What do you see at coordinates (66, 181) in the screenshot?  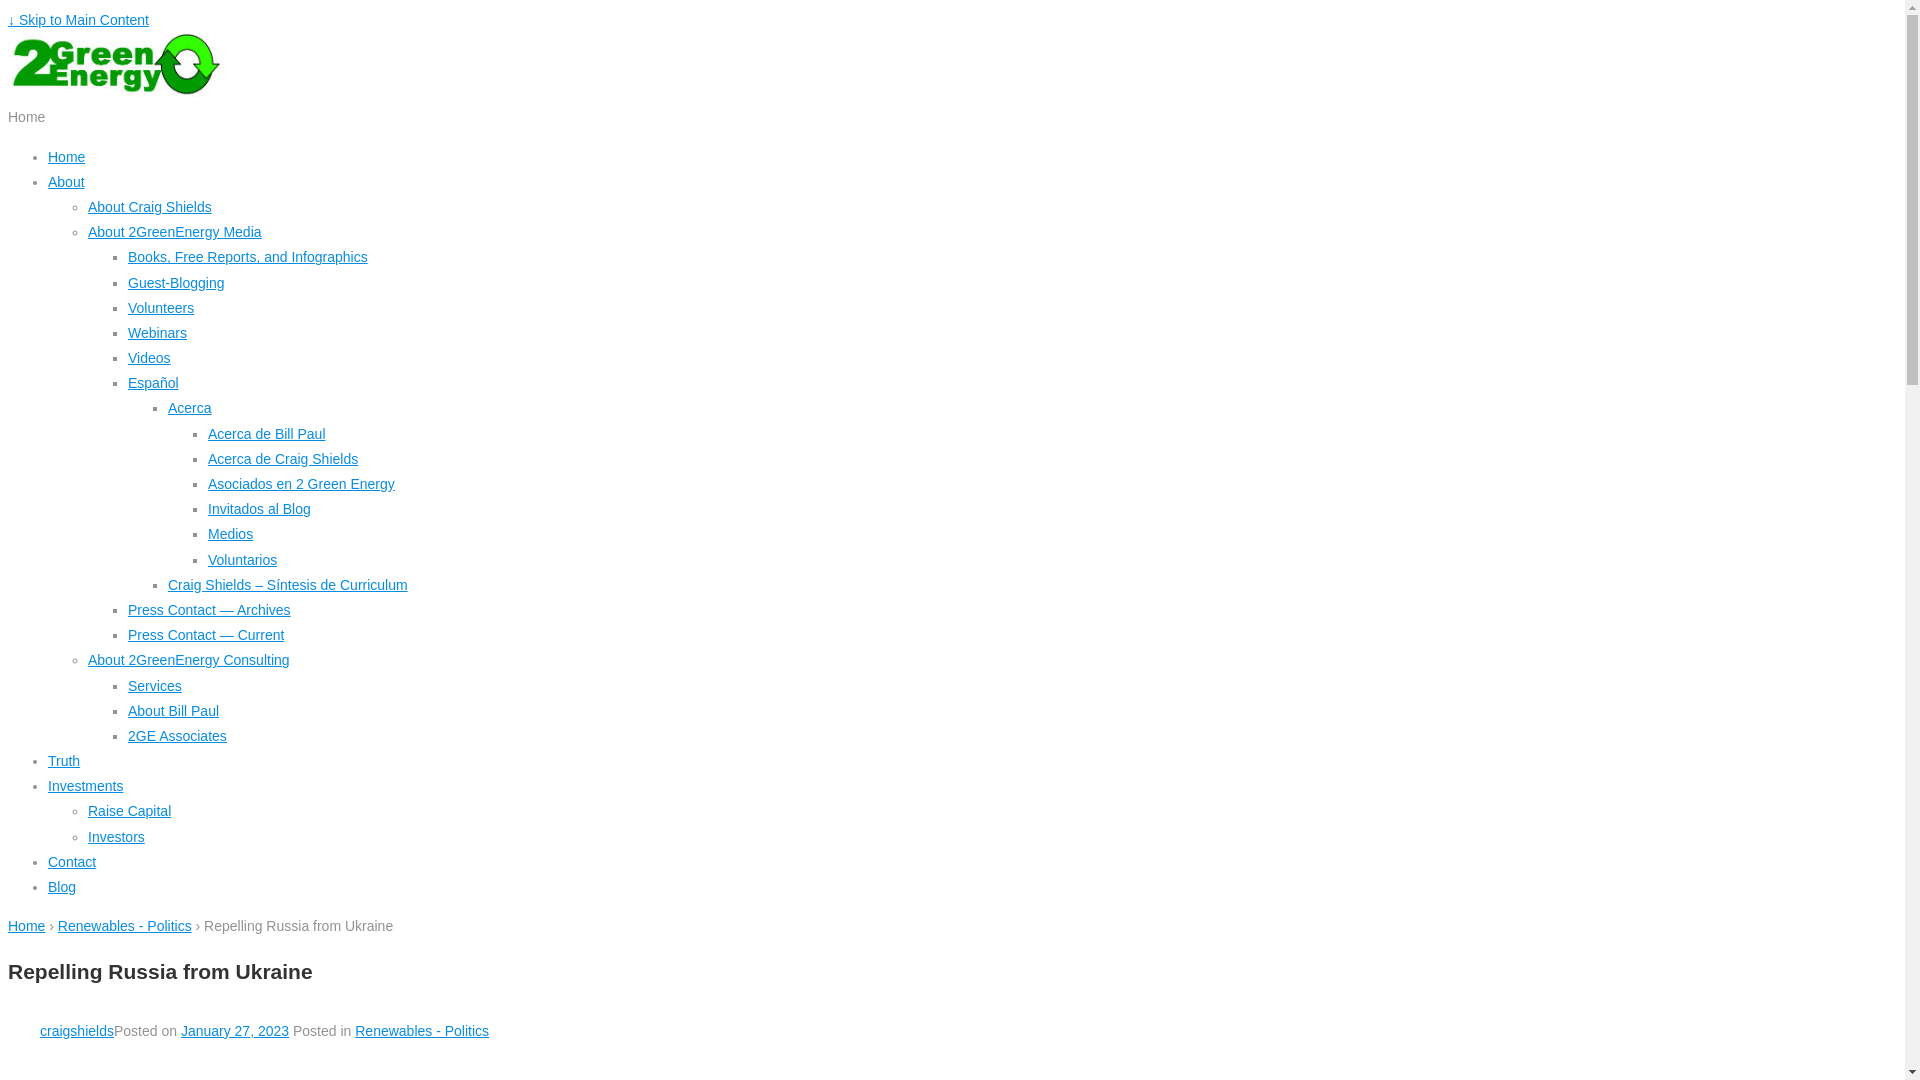 I see `'About'` at bounding box center [66, 181].